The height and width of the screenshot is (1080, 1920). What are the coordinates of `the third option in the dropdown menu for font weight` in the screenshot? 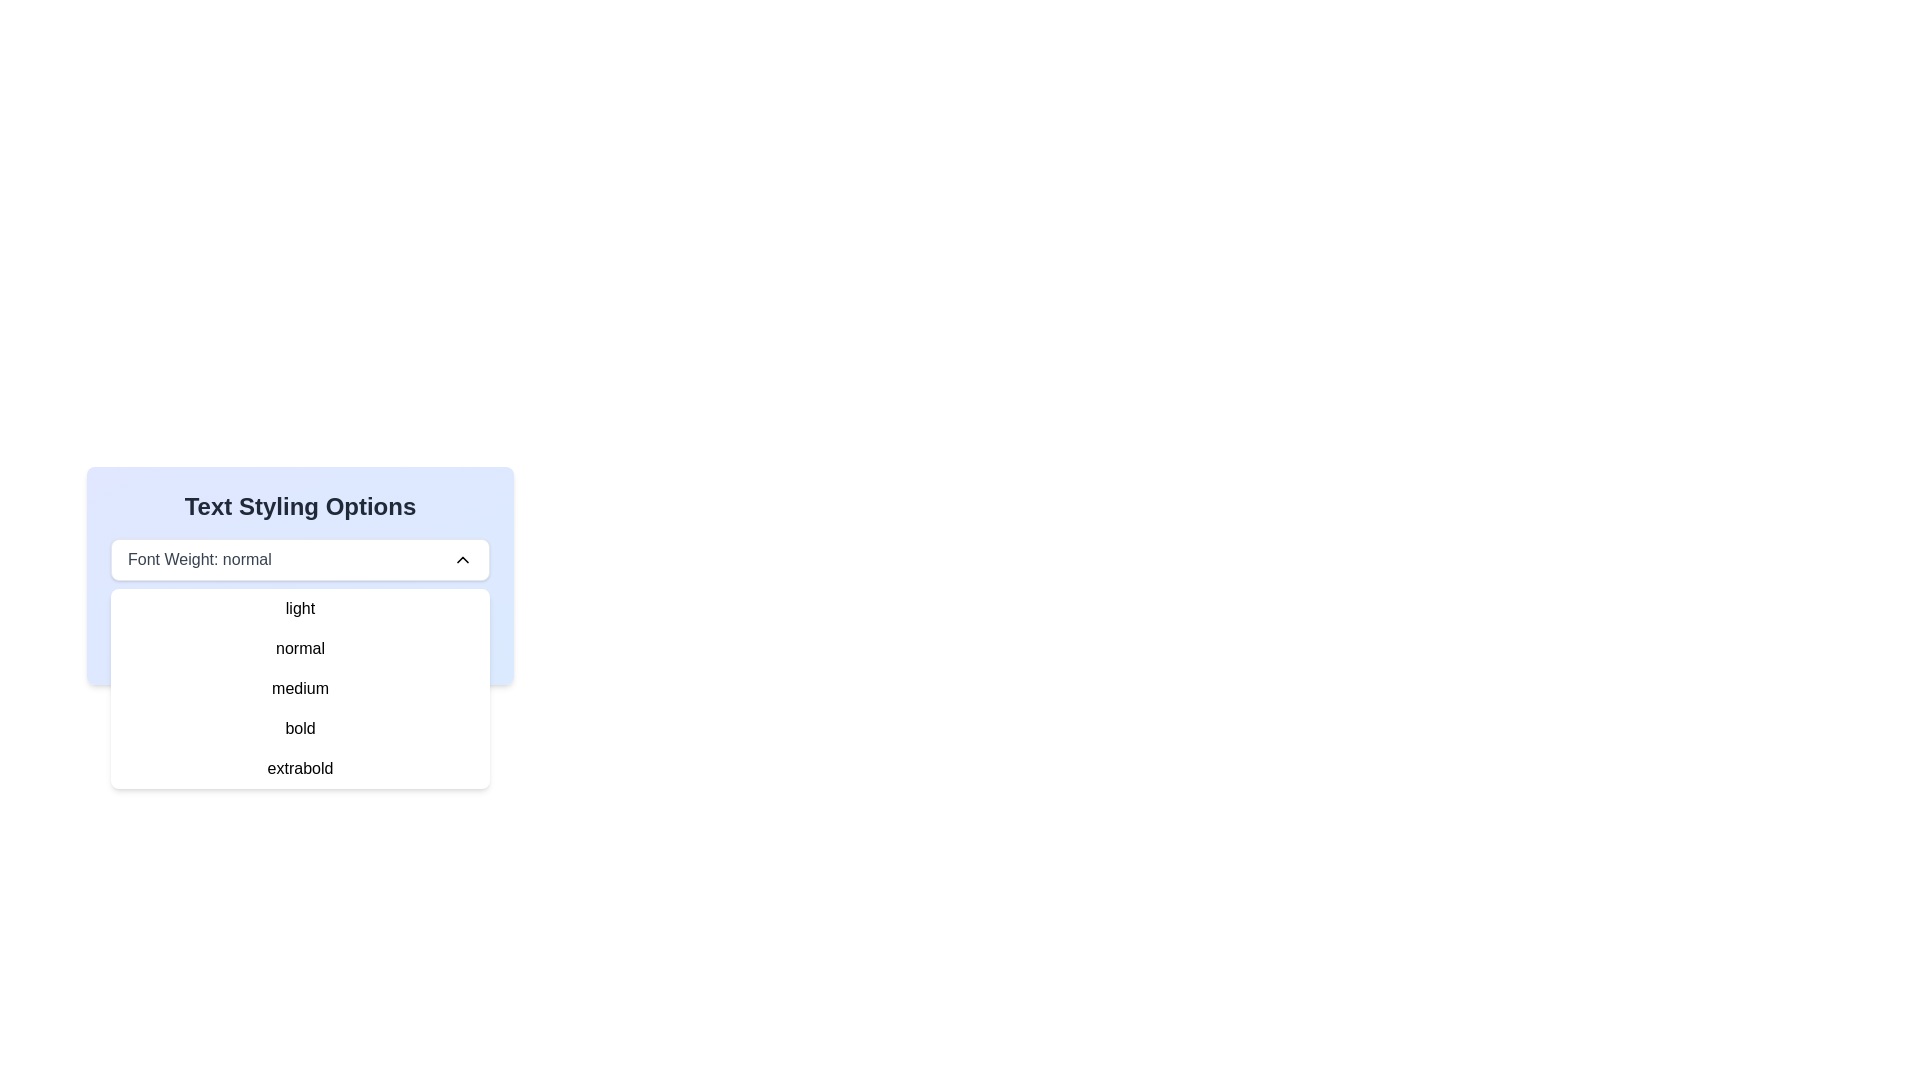 It's located at (299, 688).